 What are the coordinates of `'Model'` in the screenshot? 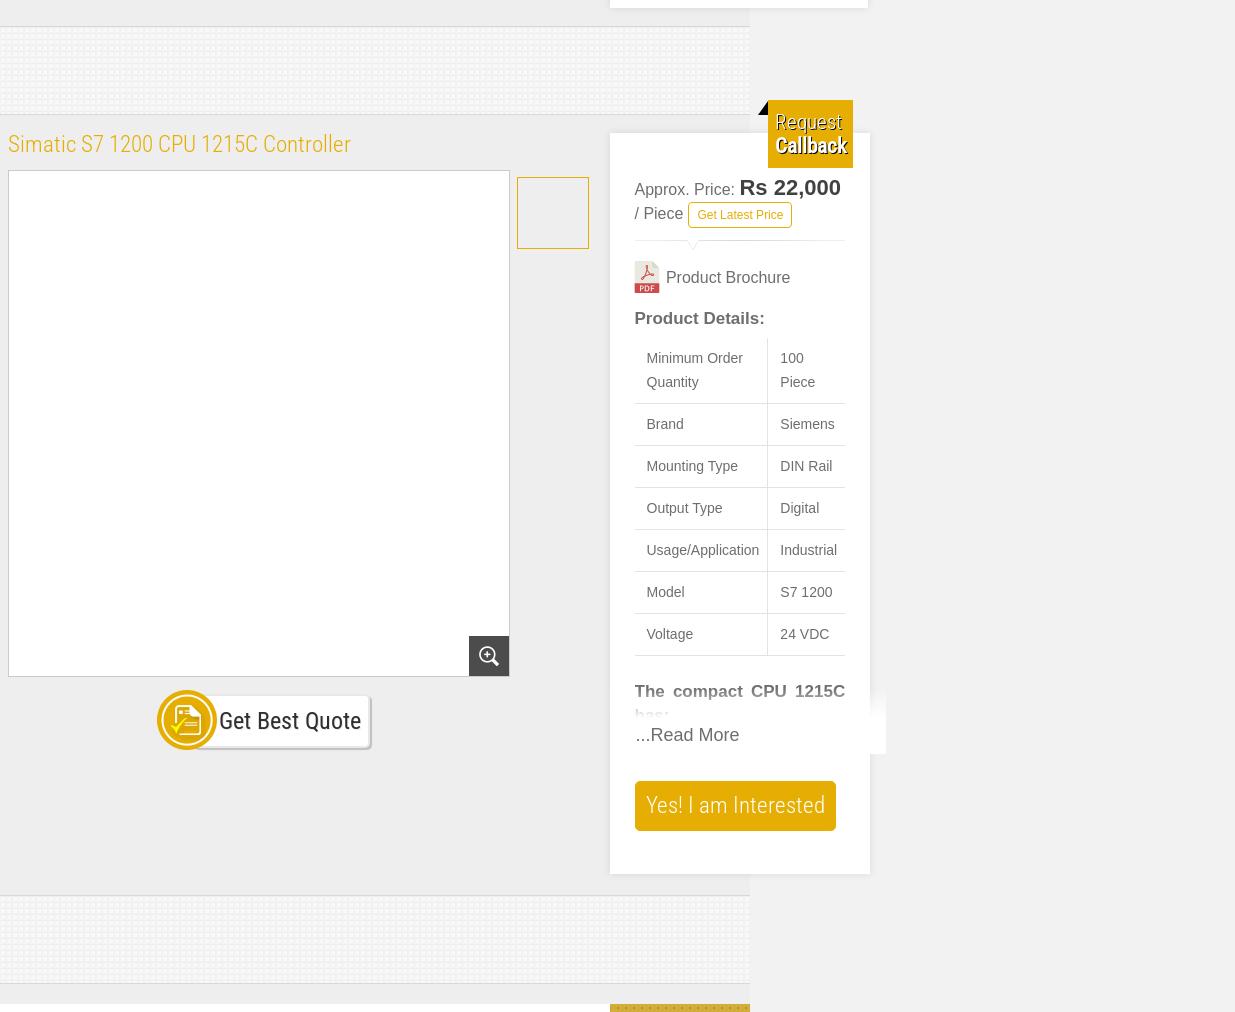 It's located at (646, 591).